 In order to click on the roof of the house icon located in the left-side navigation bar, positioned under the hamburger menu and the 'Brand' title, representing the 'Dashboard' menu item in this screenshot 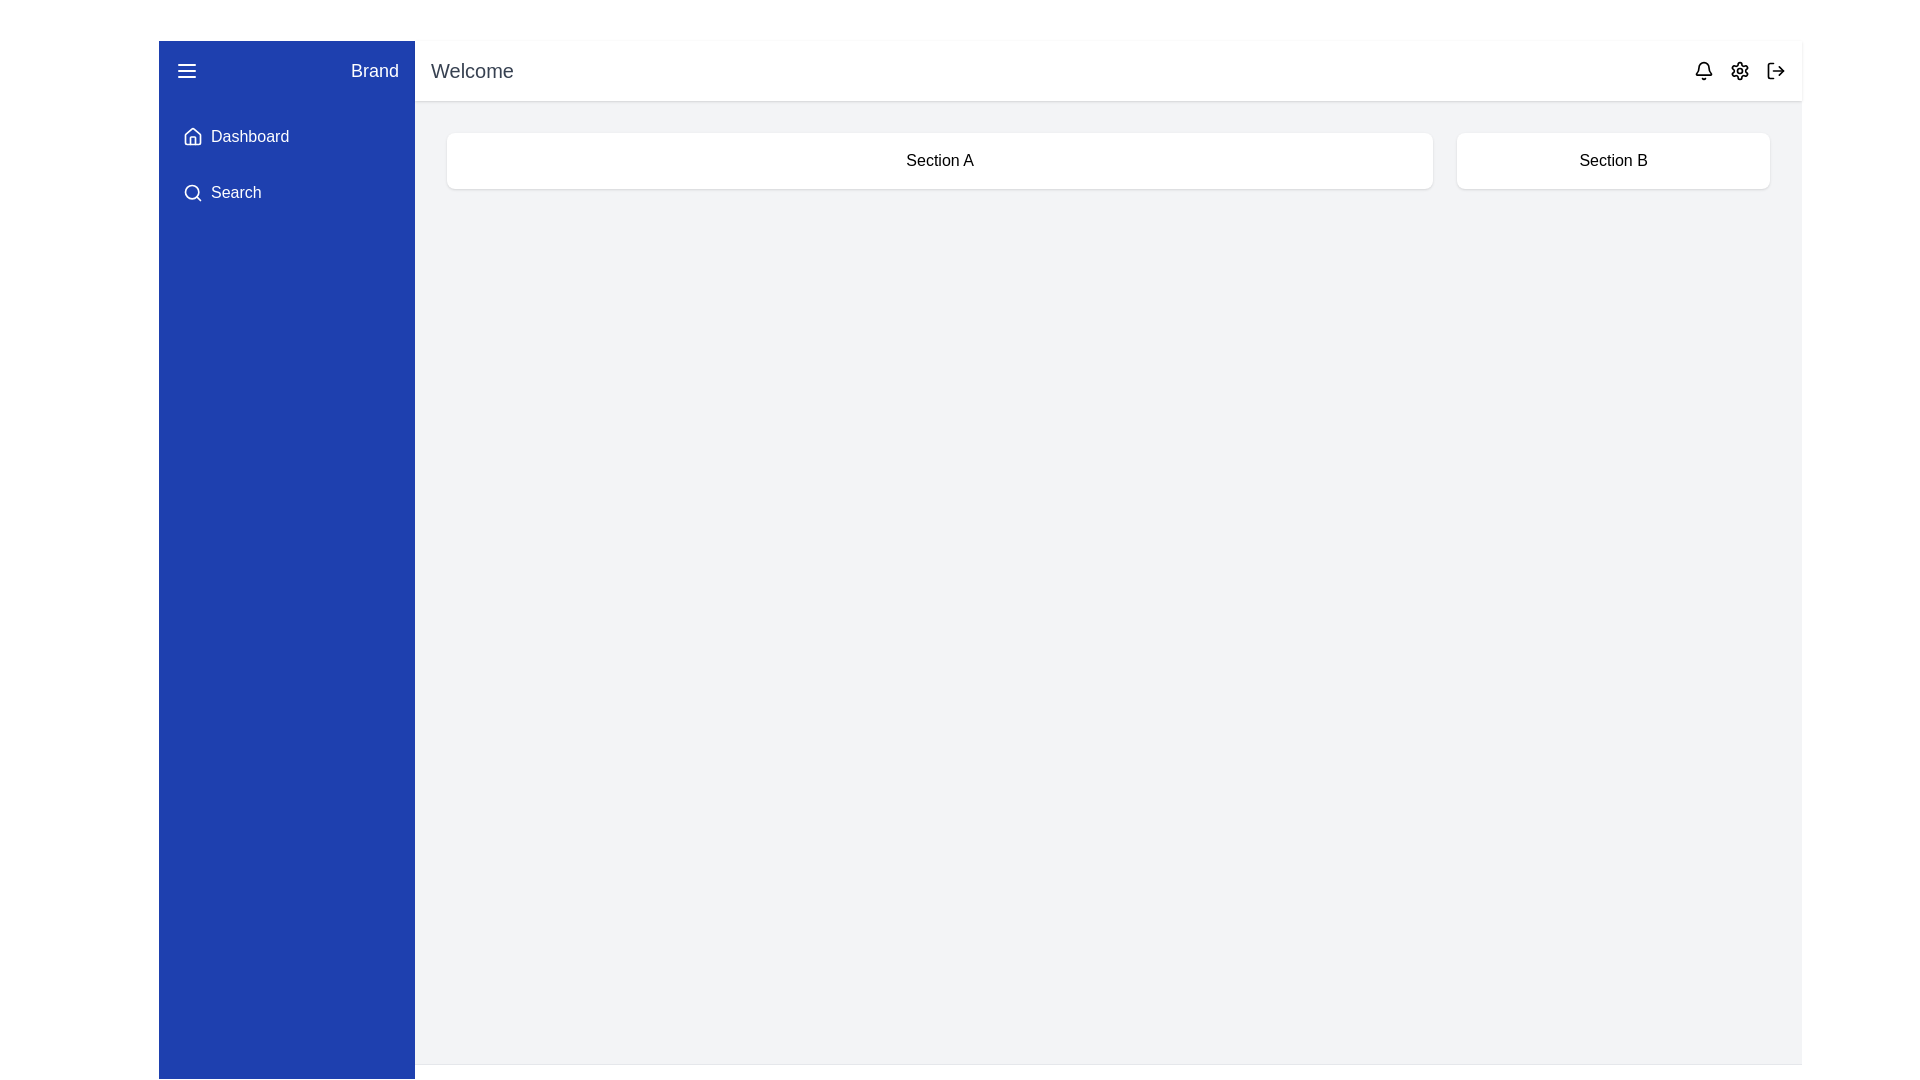, I will do `click(192, 135)`.